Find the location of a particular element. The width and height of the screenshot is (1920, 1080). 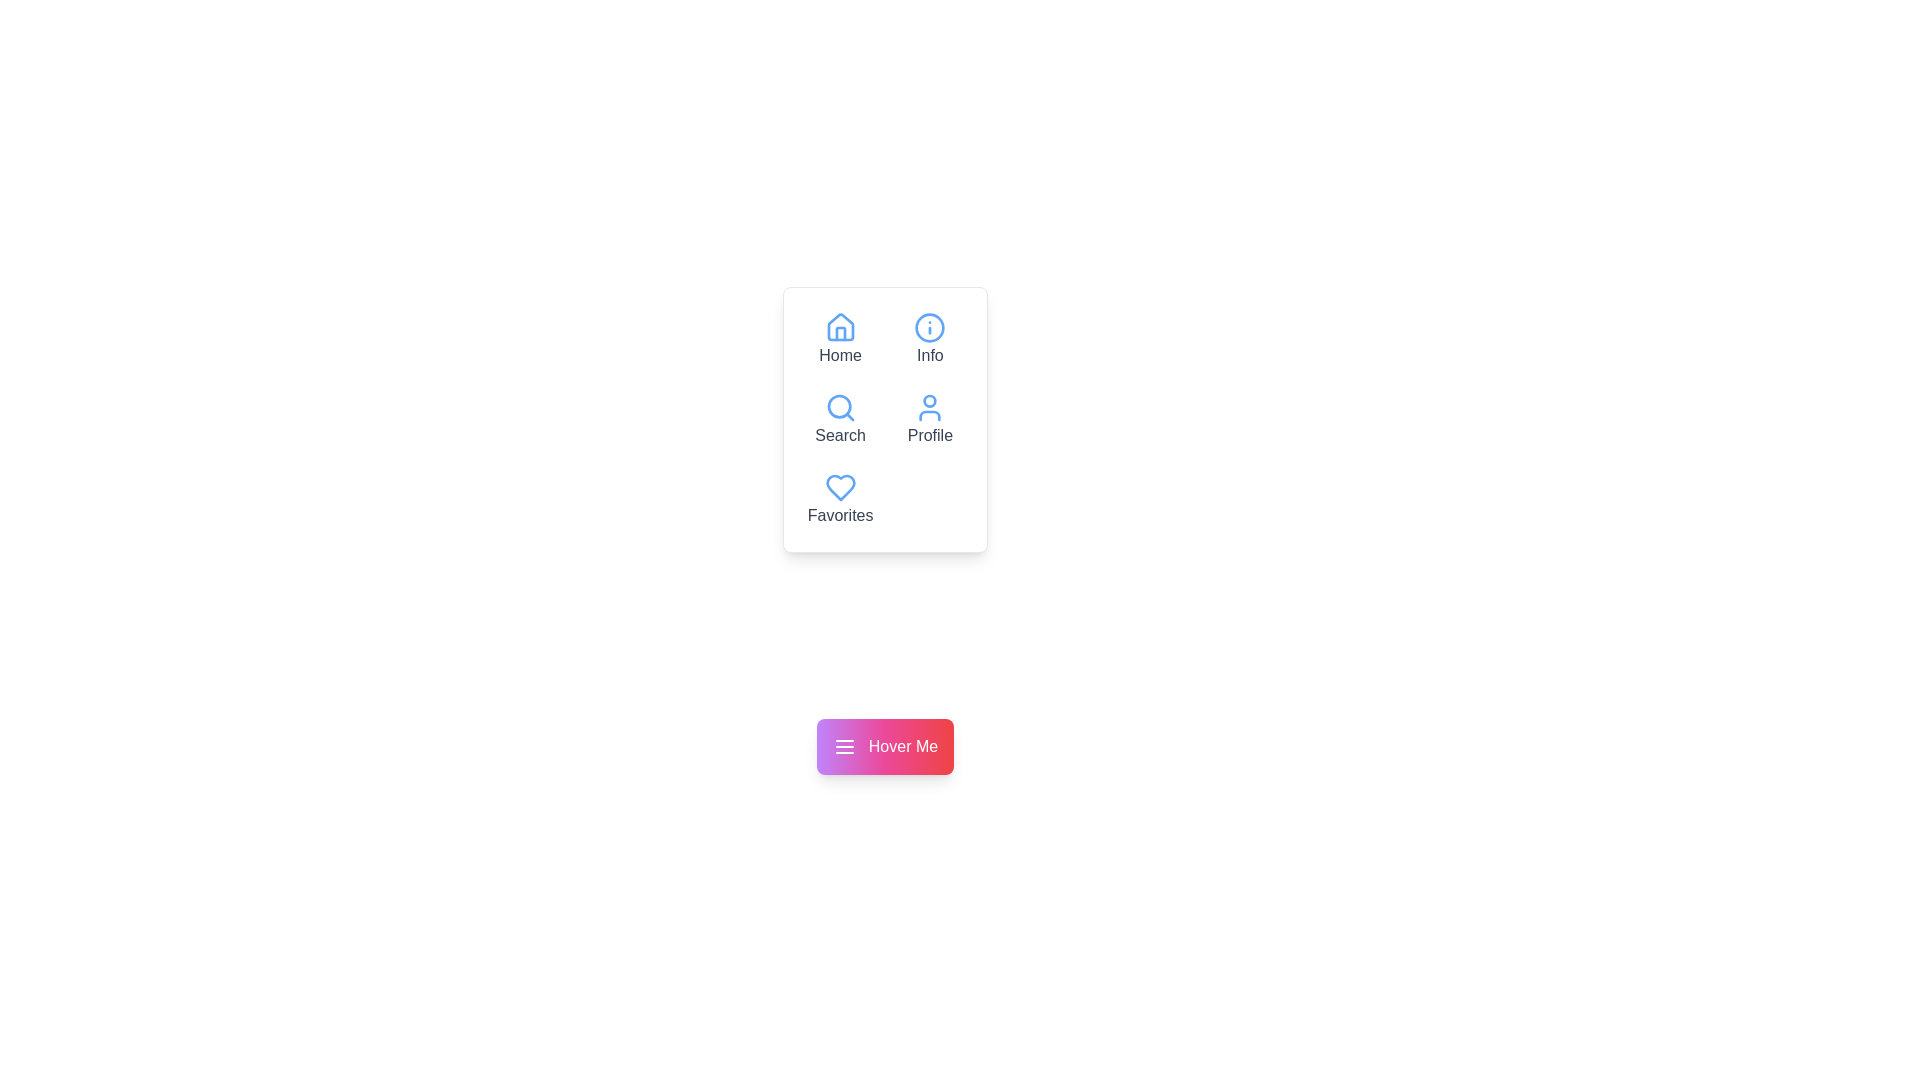

the search icon, which is a circular icon with a blue outline and white fill, located in the second row of a vertical grid layout, to perform actions on adjacent UI components is located at coordinates (839, 405).